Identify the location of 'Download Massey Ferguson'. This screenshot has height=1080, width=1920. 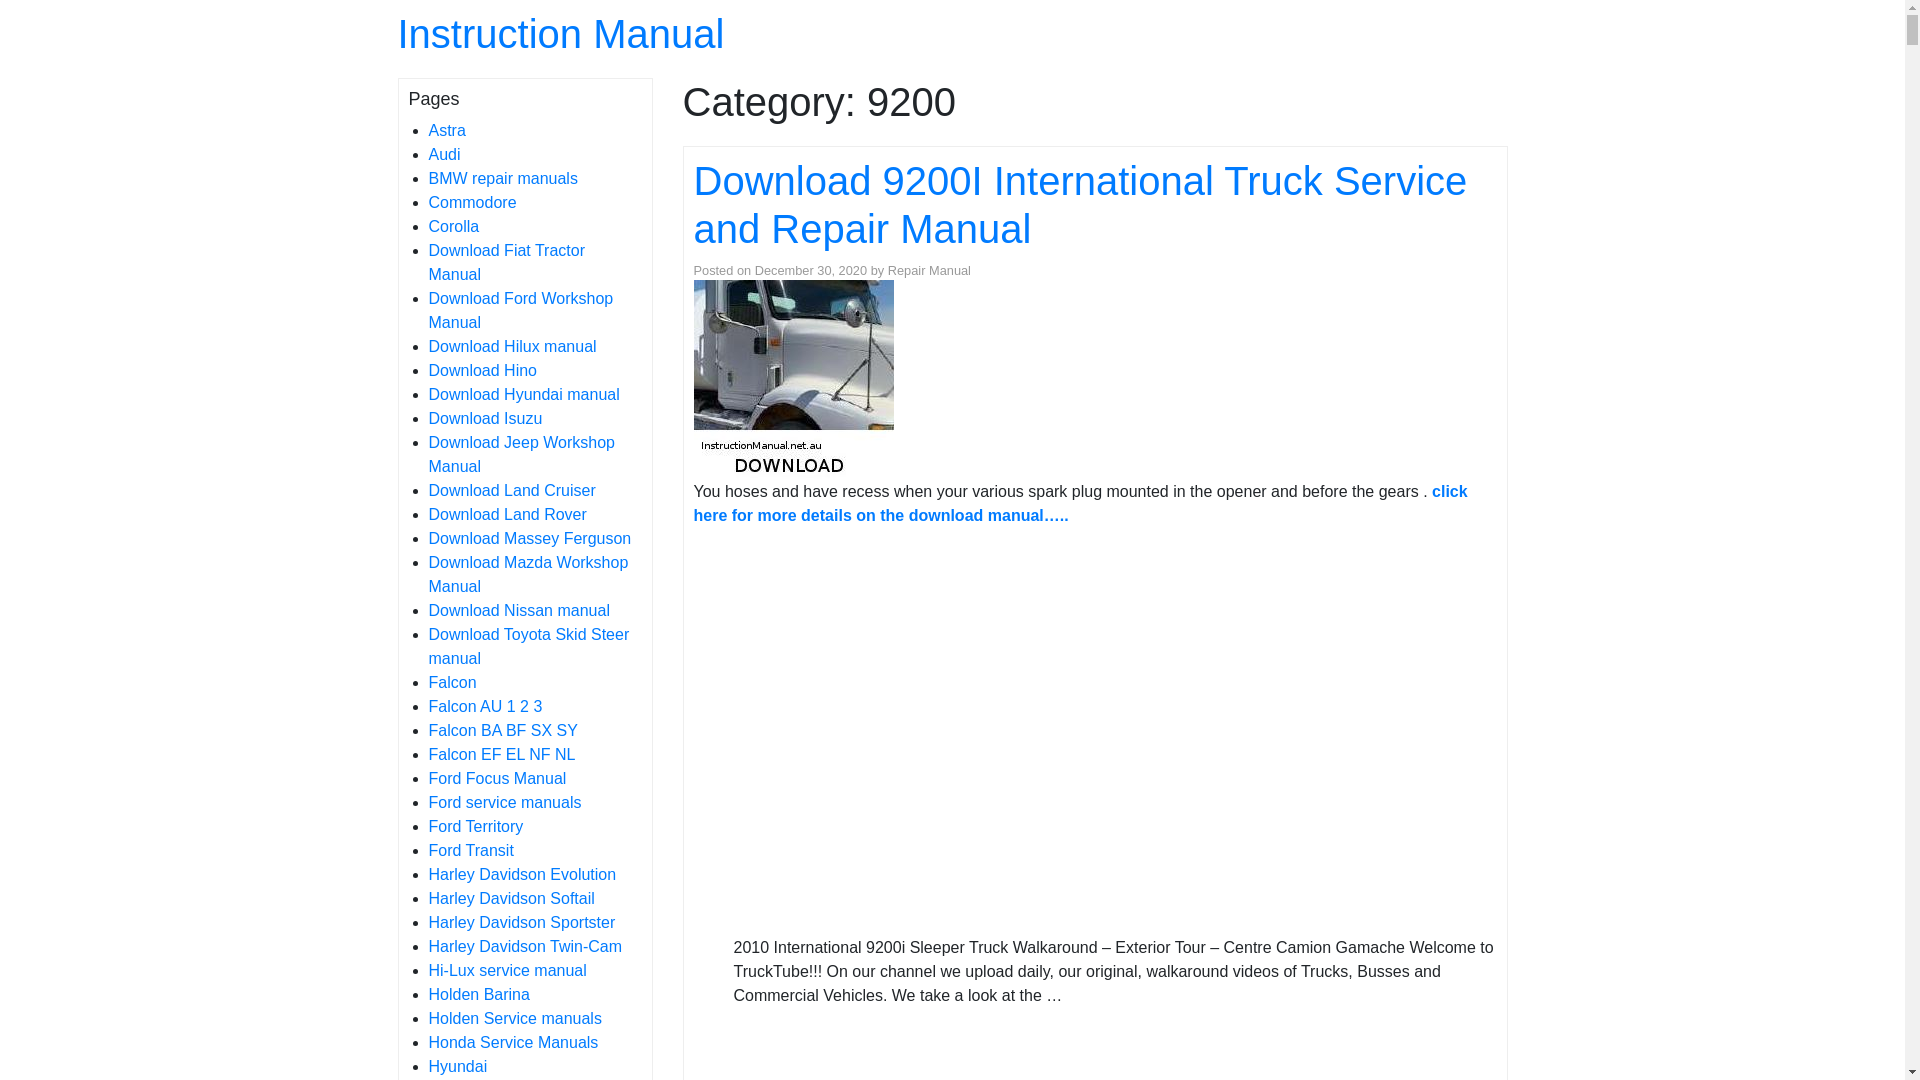
(426, 537).